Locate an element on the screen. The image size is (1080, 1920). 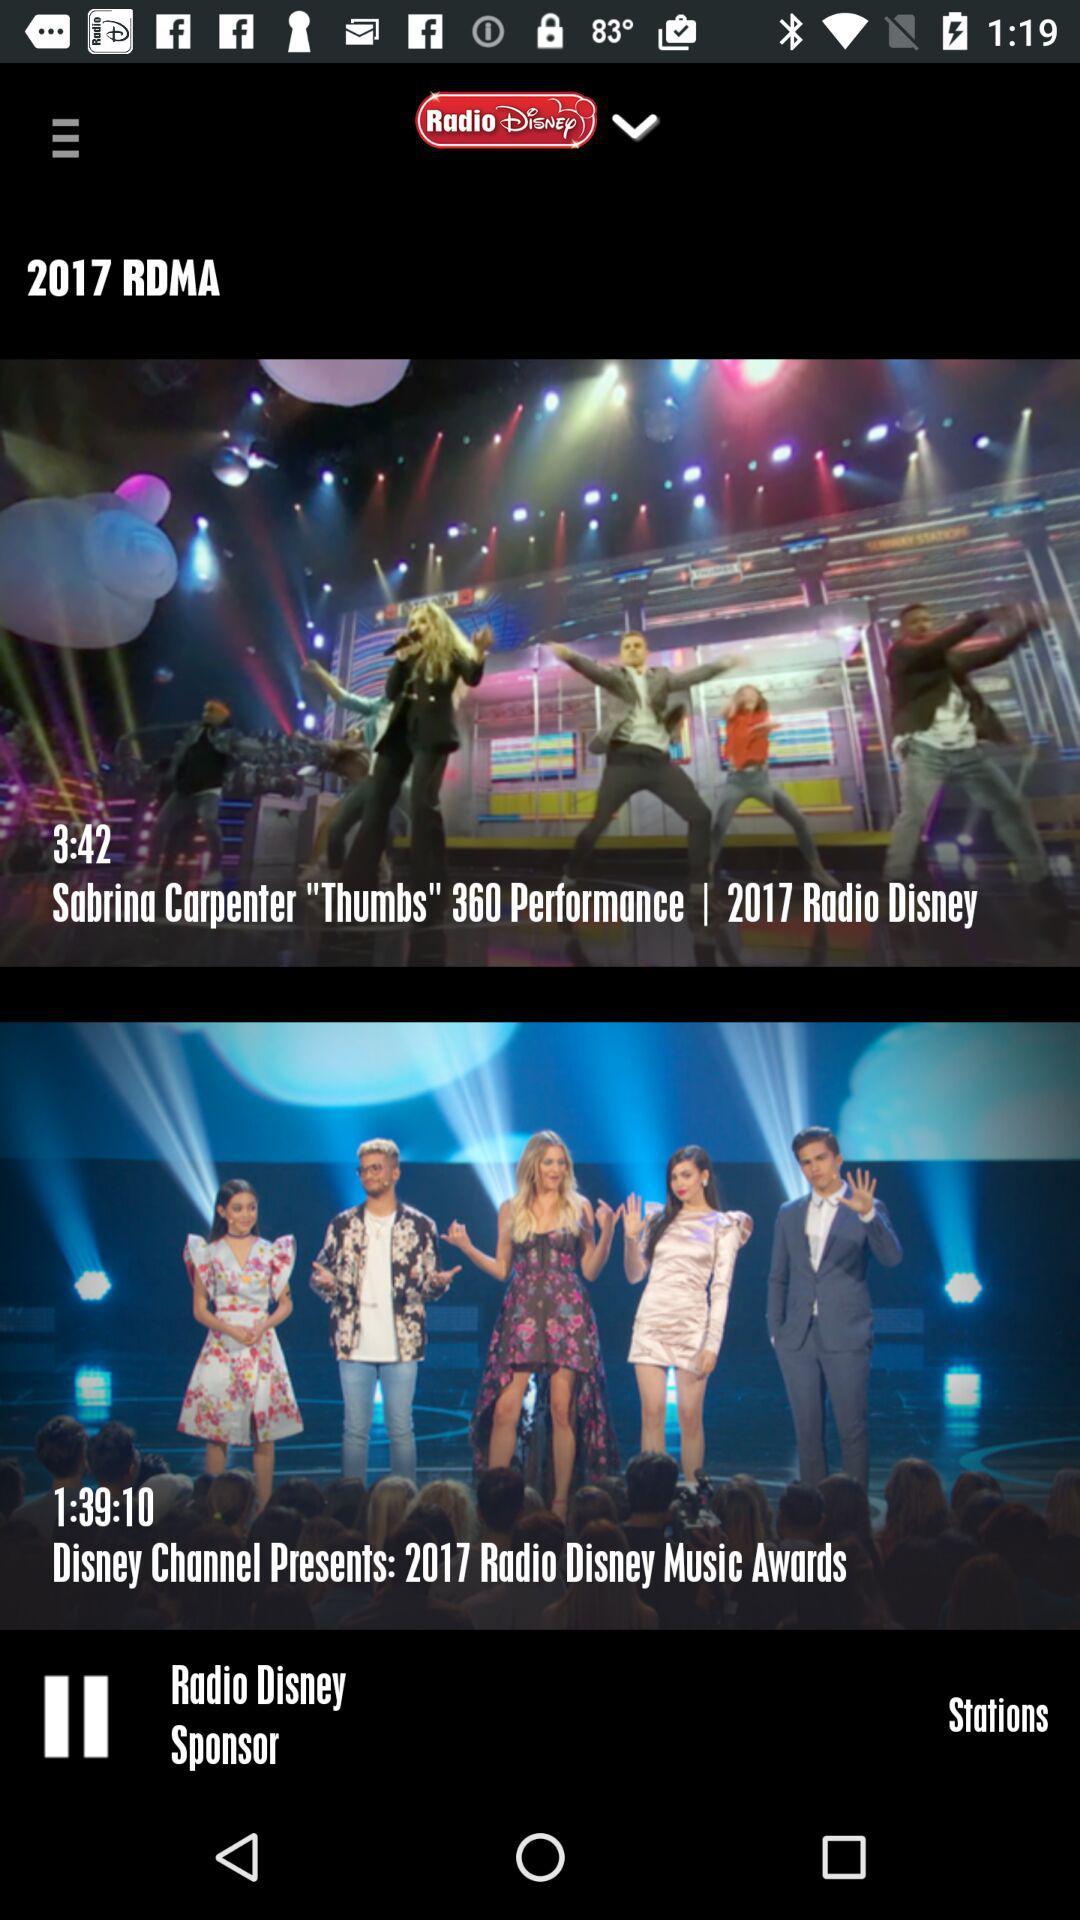
the item above the 2017 rdma item is located at coordinates (72, 135).